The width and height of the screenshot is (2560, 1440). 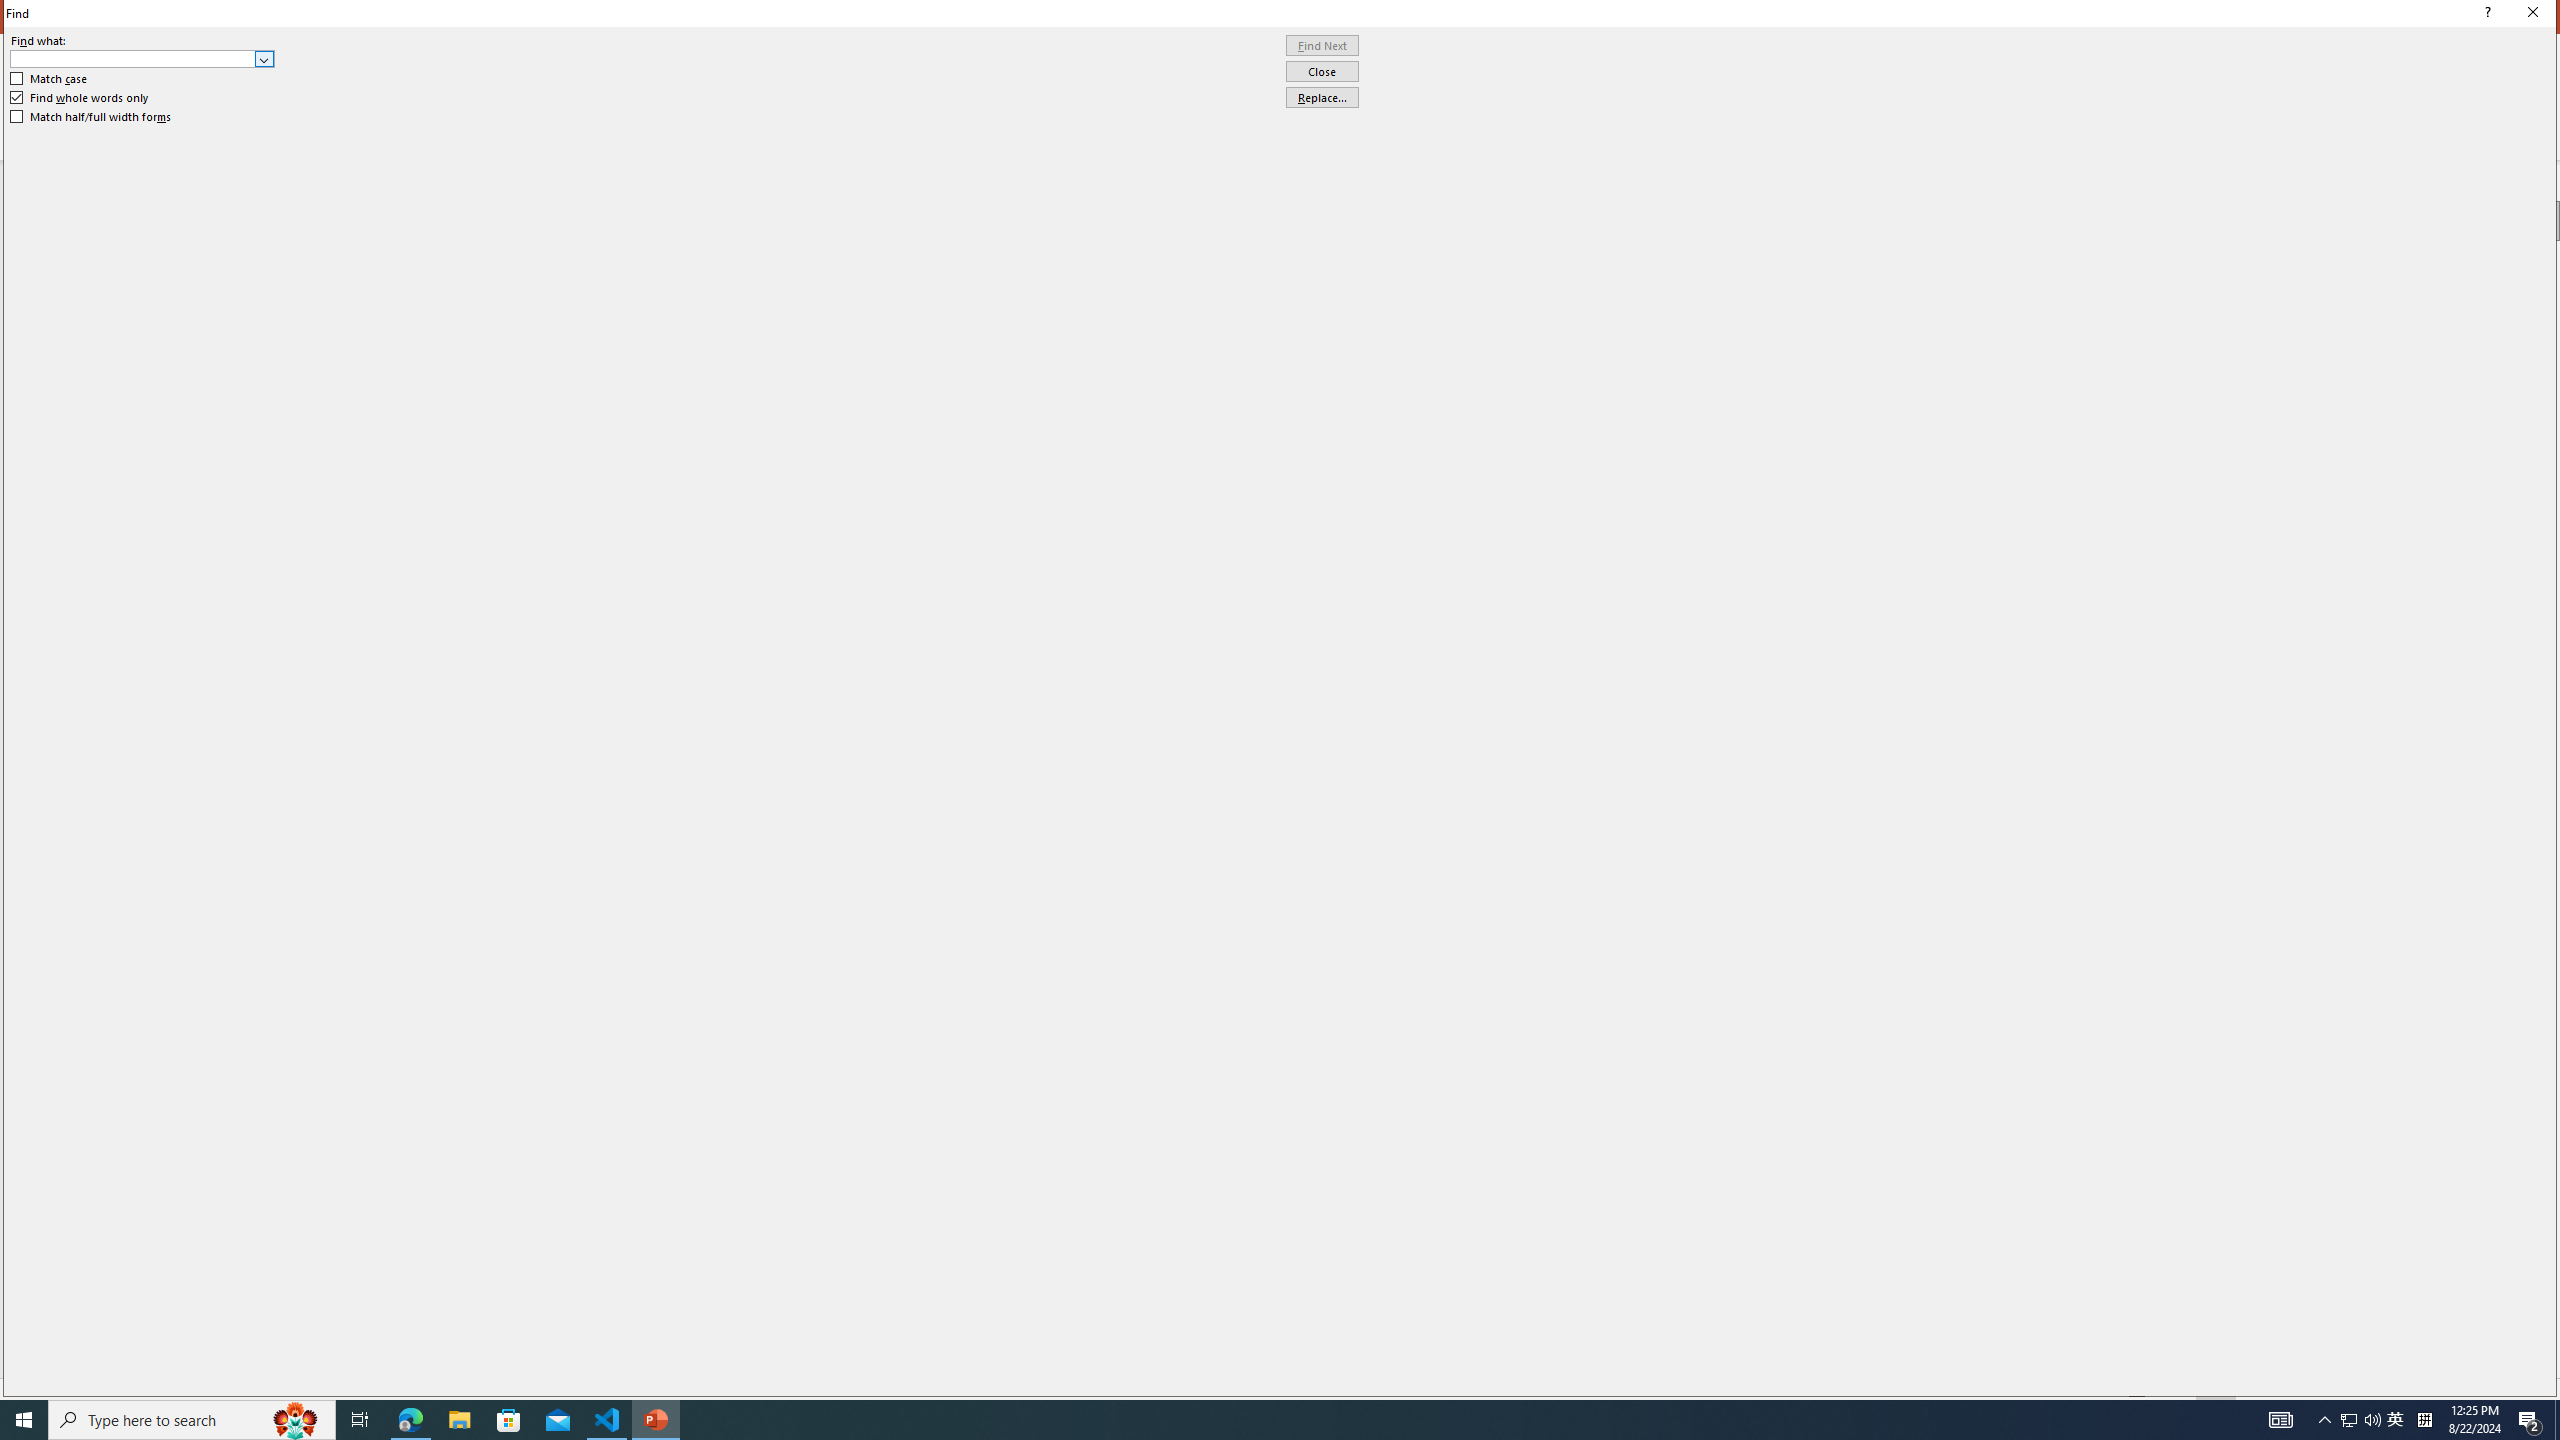 What do you see at coordinates (133, 58) in the screenshot?
I see `'Find what'` at bounding box center [133, 58].